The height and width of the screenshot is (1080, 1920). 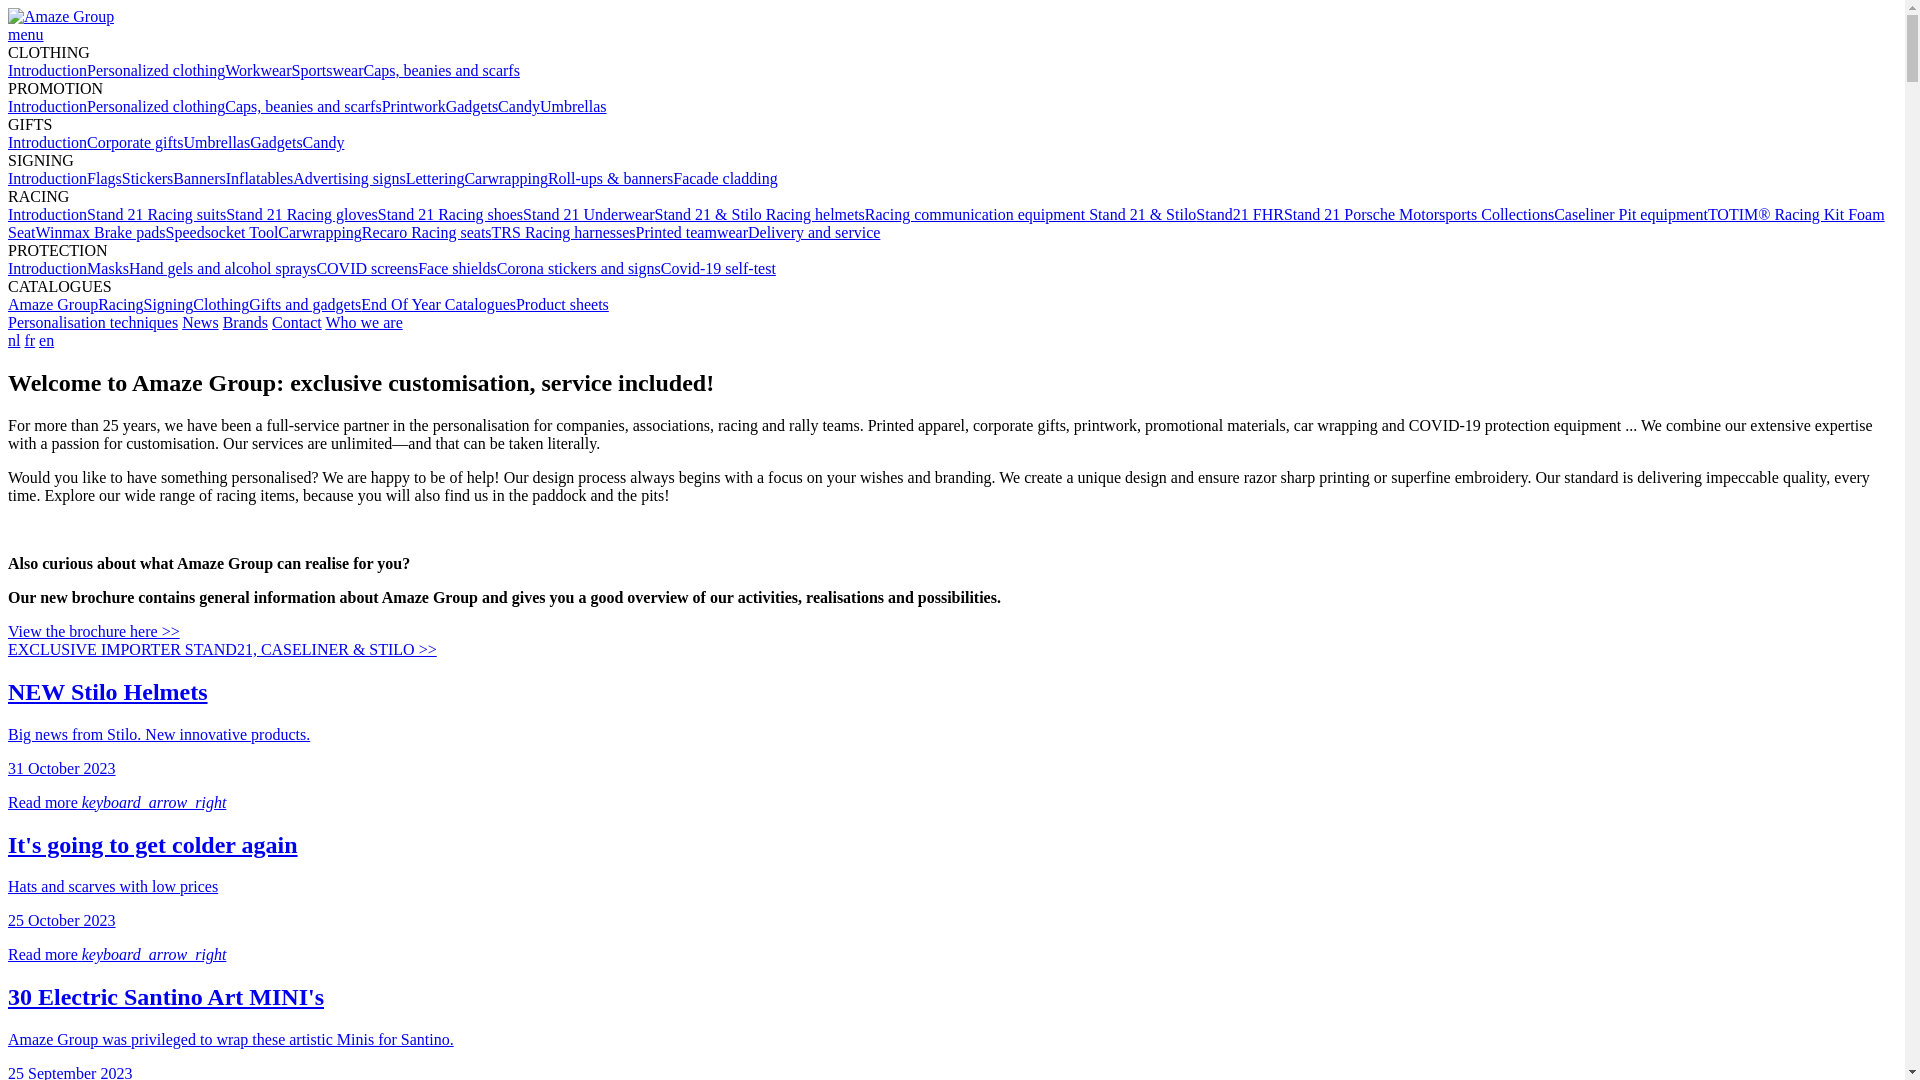 What do you see at coordinates (296, 321) in the screenshot?
I see `'Contact'` at bounding box center [296, 321].